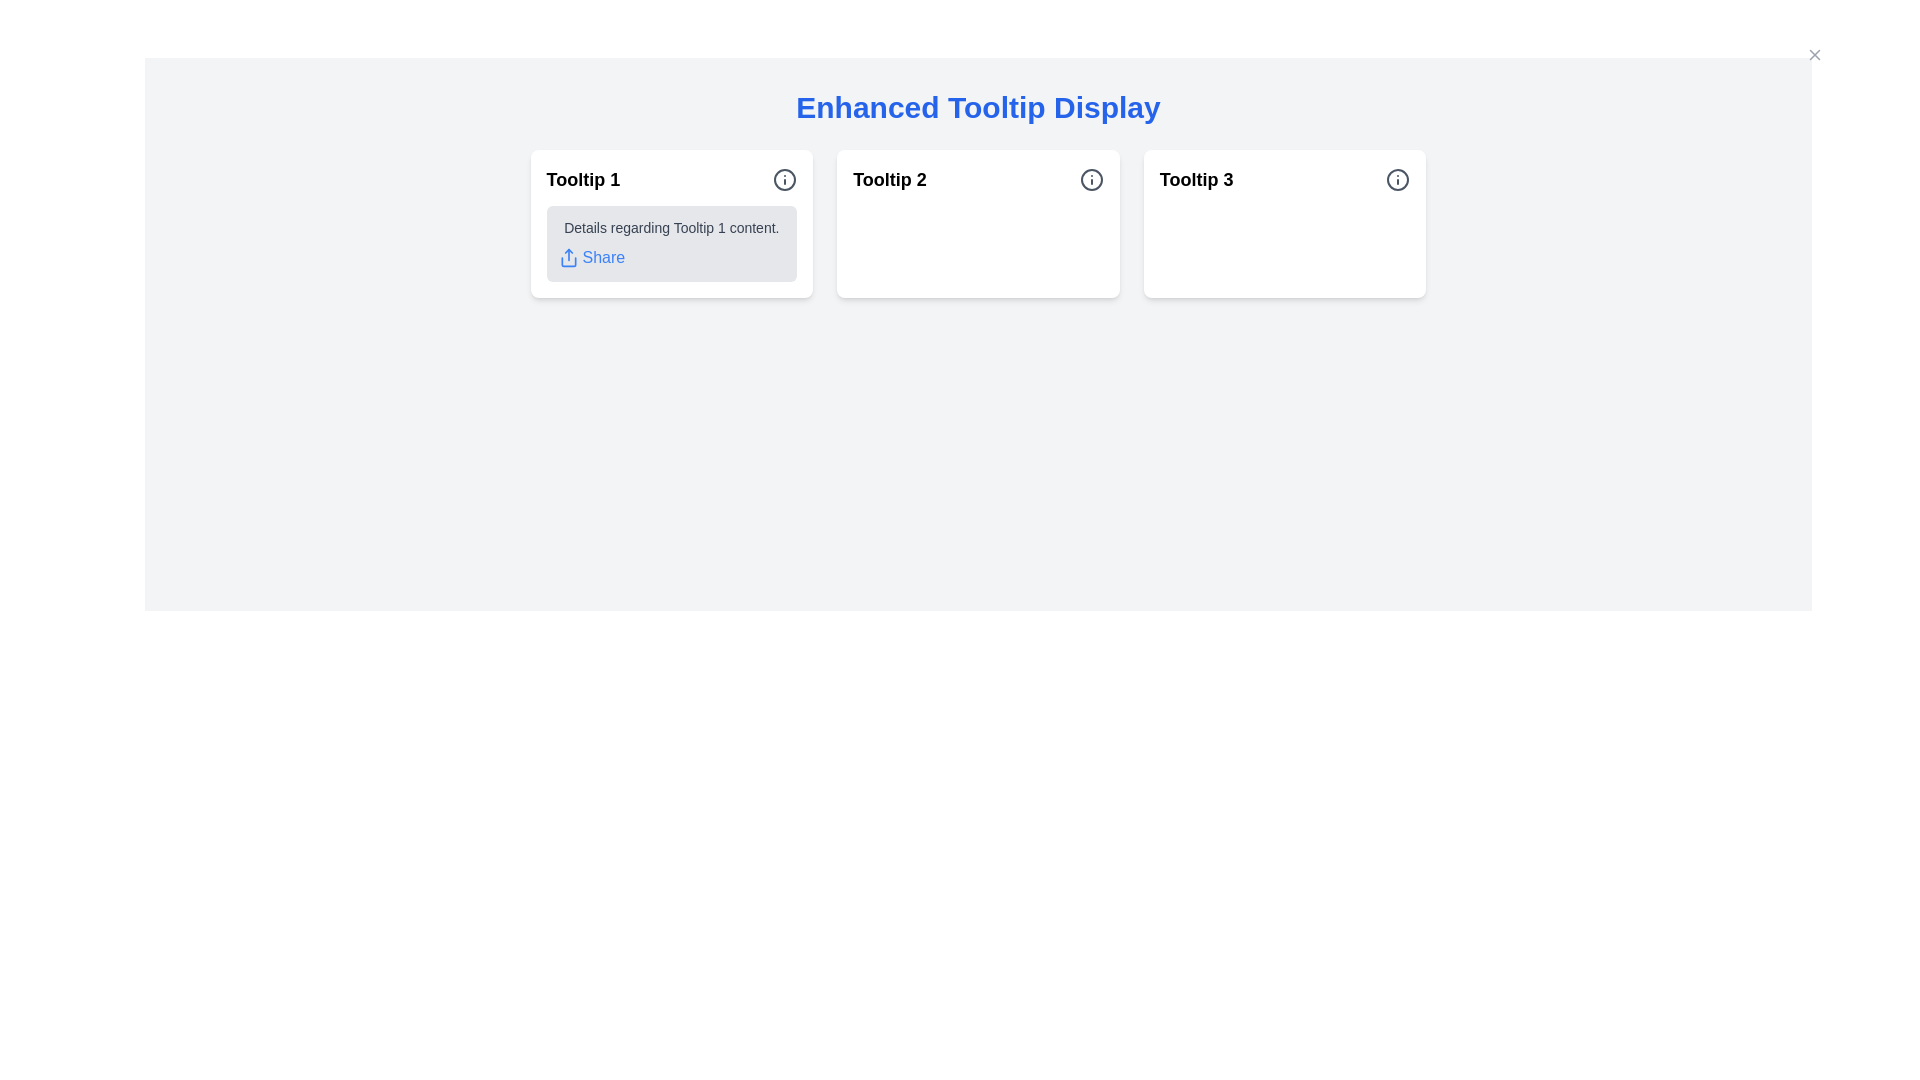 The height and width of the screenshot is (1080, 1920). I want to click on the 'X' close icon element located at the top-right corner of the interface, represented as a vector graphic, so click(1814, 53).